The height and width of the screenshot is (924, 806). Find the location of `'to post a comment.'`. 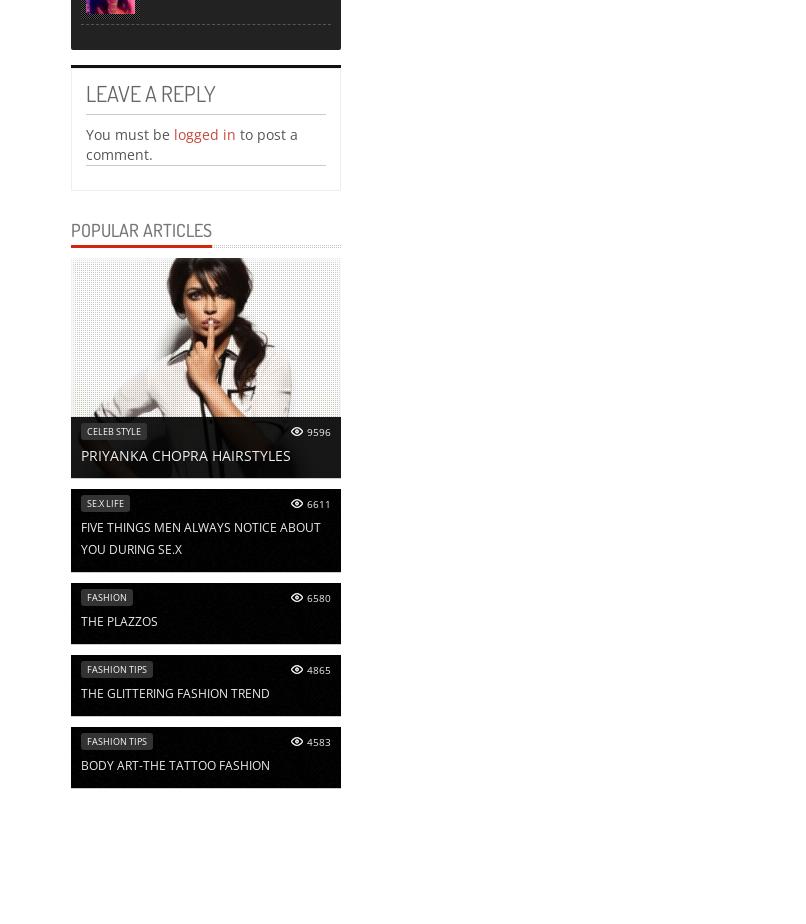

'to post a comment.' is located at coordinates (85, 143).